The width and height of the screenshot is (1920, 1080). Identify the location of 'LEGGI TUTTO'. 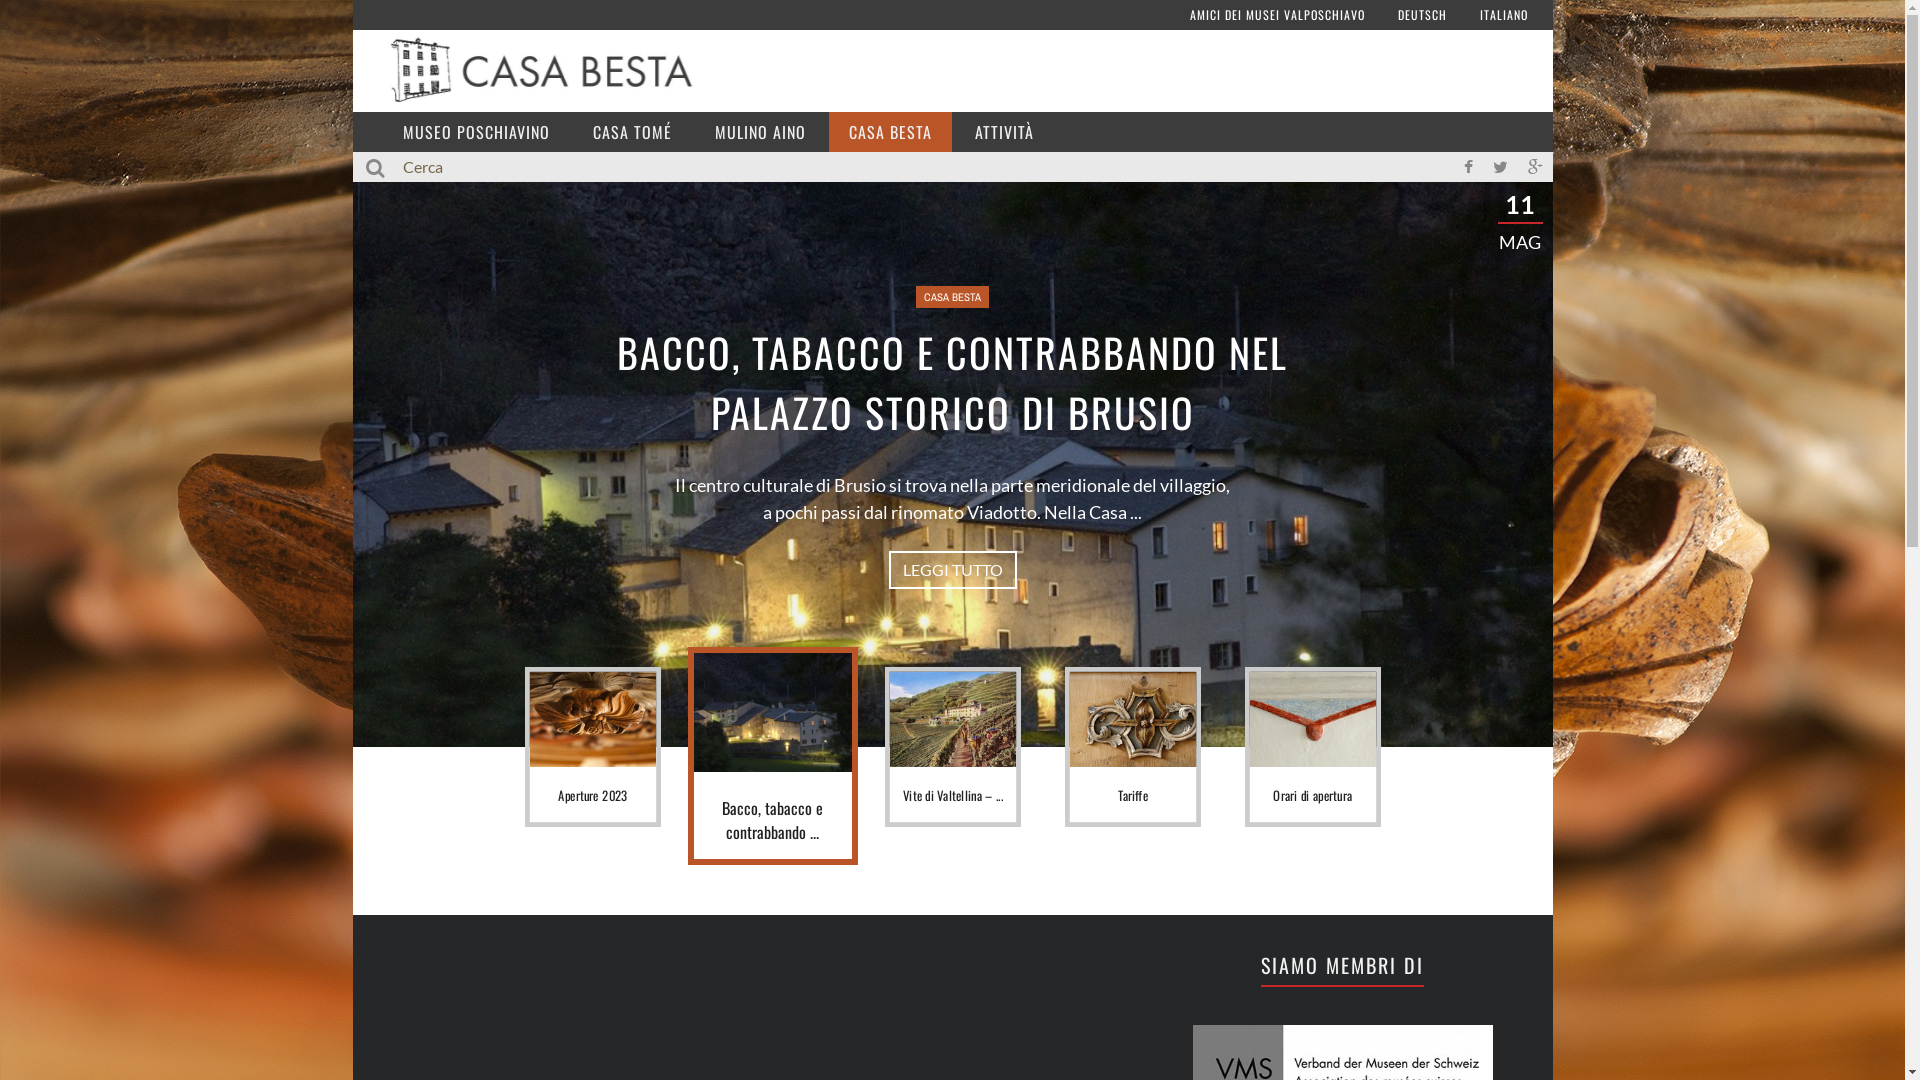
(950, 570).